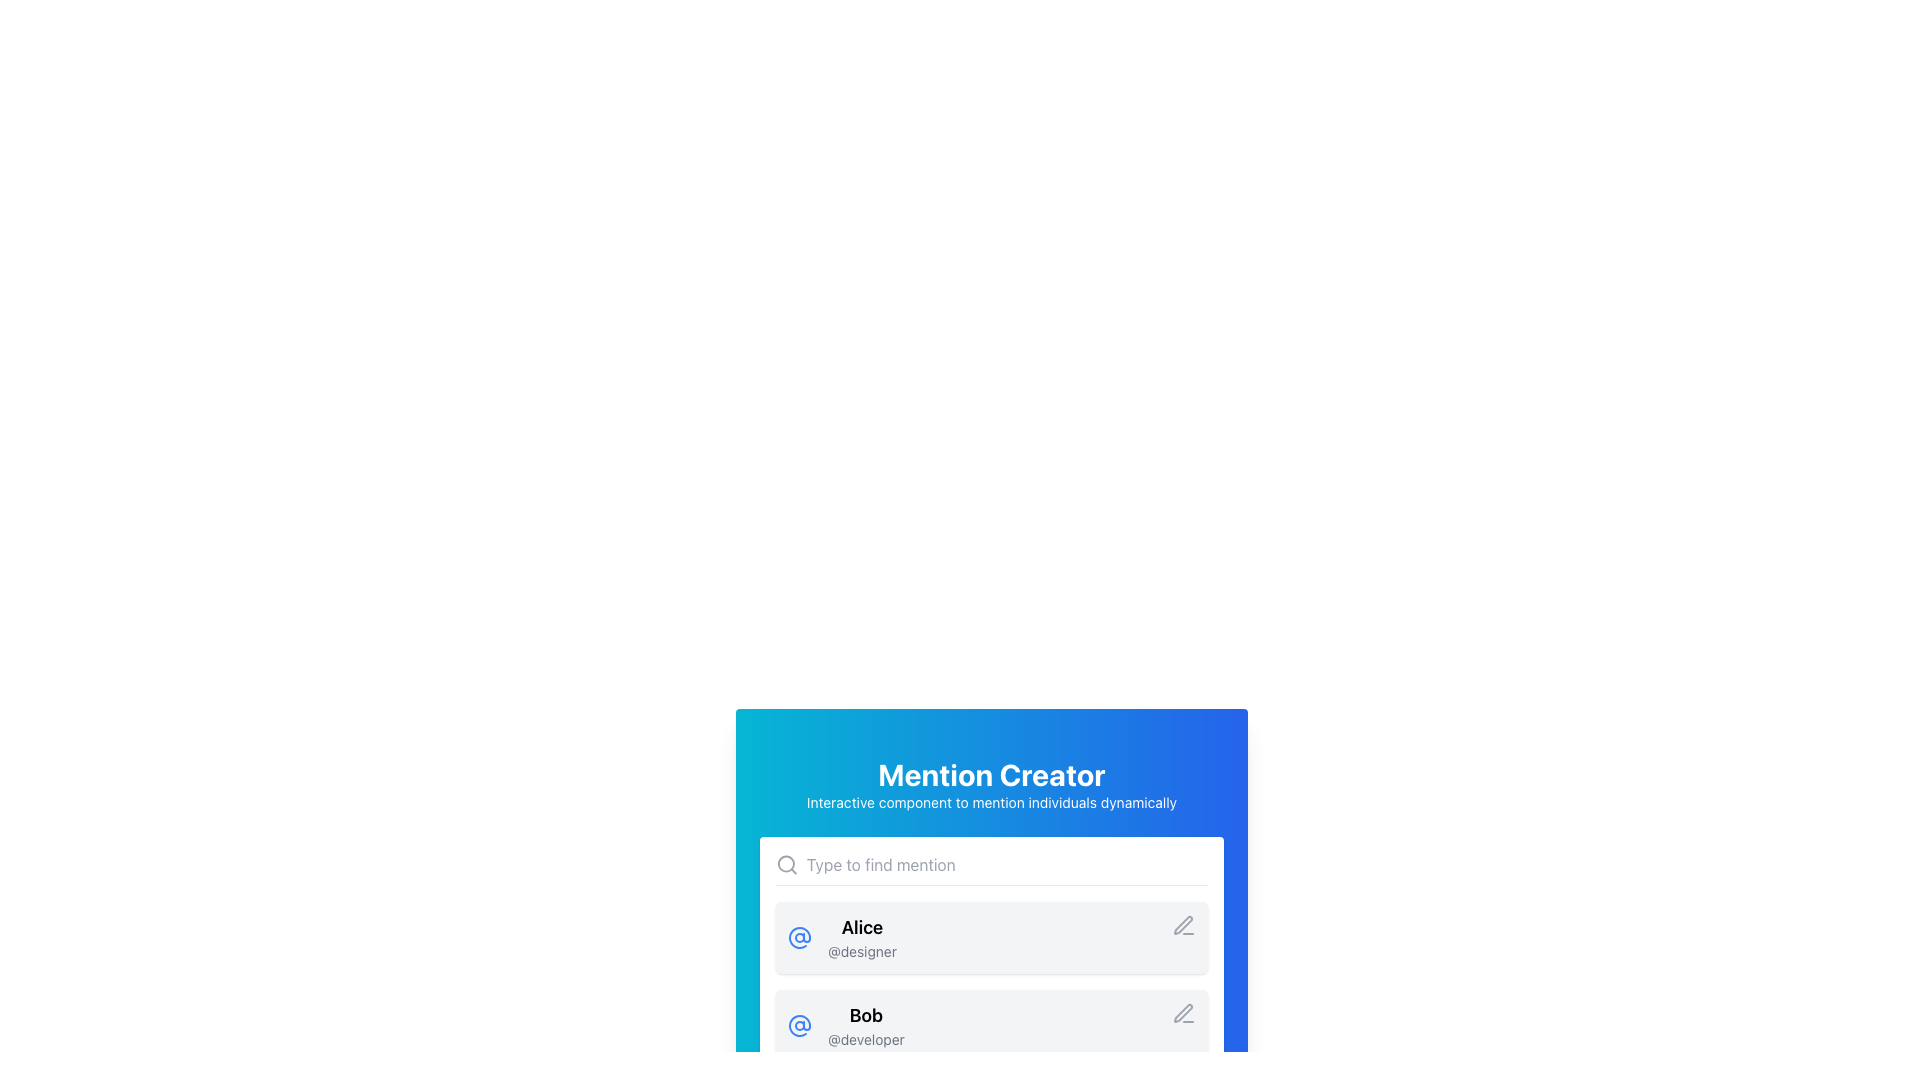 The width and height of the screenshot is (1920, 1080). Describe the element at coordinates (842, 937) in the screenshot. I see `the User Mention Card for 'Alice' which contains an '@' icon in blue, bold 'Alice' text, and smaller '@designer' text` at that location.